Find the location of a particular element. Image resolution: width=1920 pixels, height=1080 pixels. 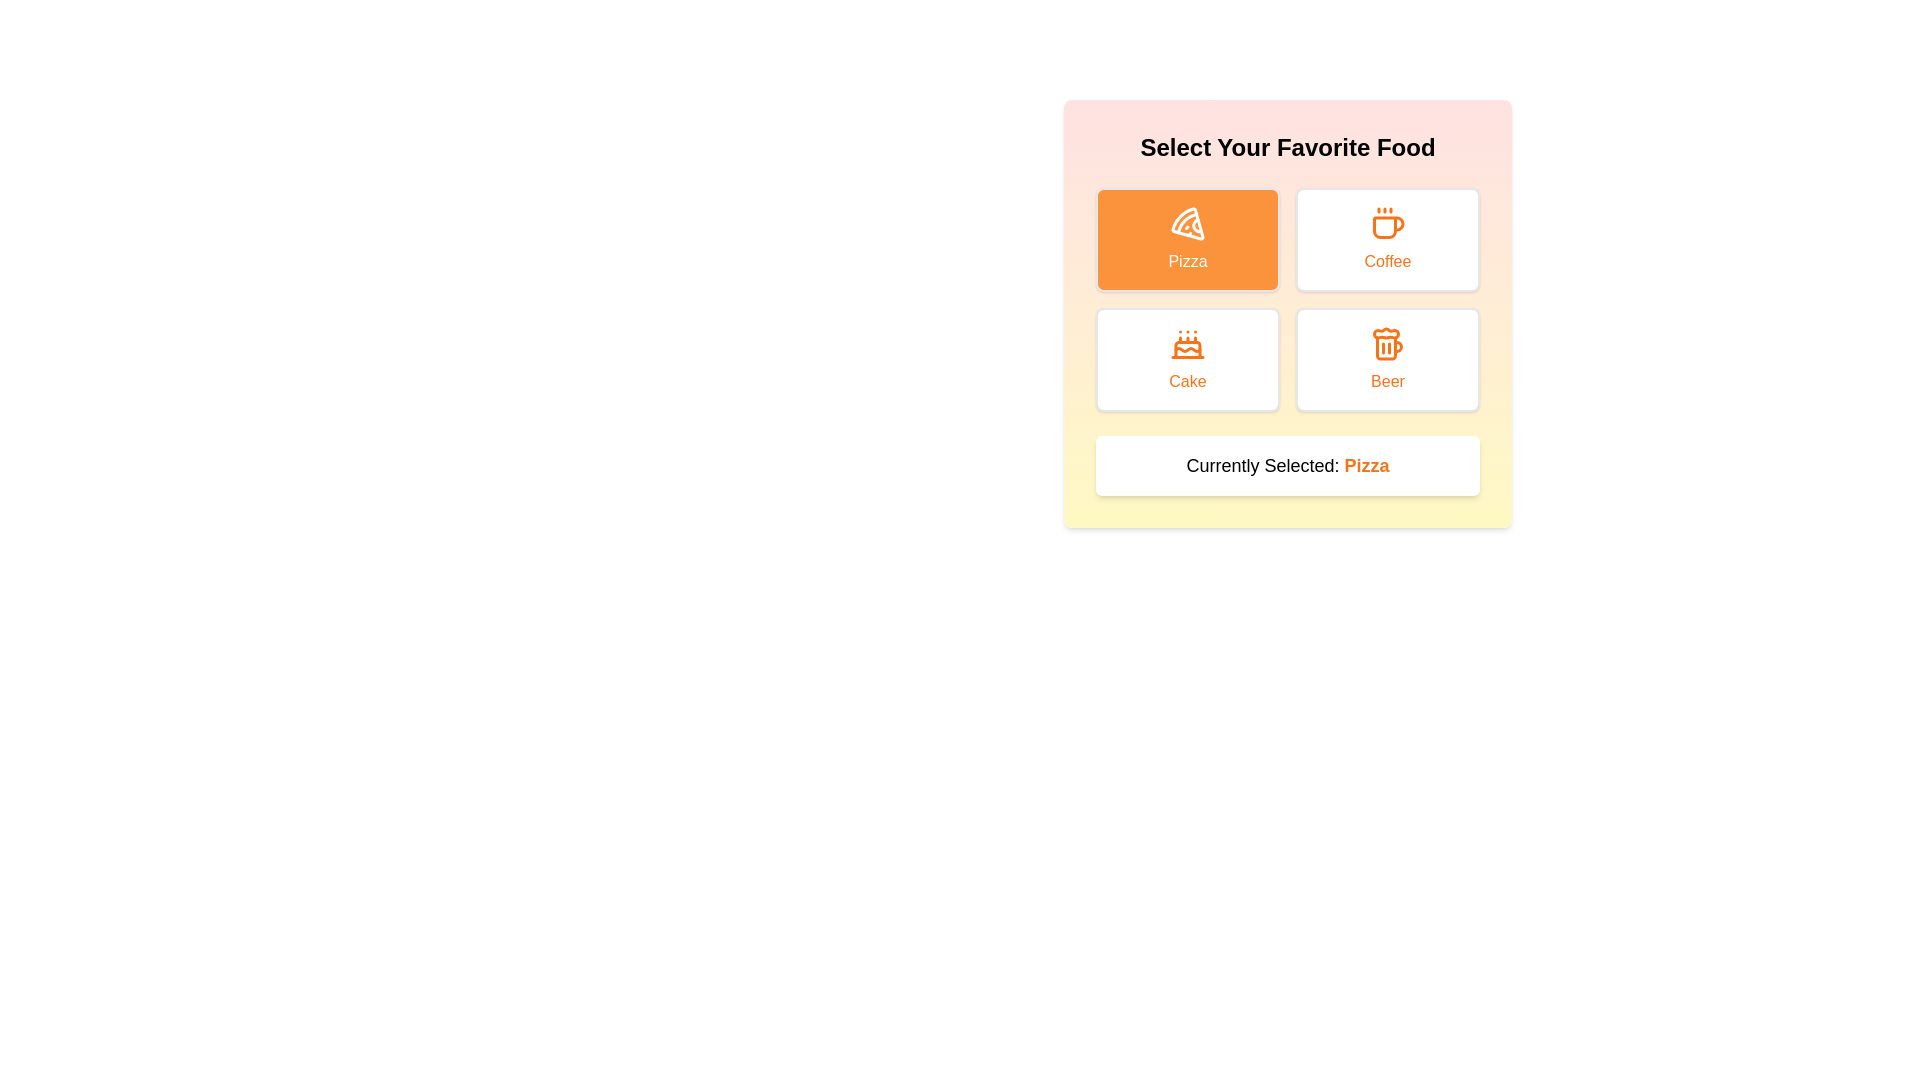

the food item Coffee by clicking its button is located at coordinates (1386, 238).